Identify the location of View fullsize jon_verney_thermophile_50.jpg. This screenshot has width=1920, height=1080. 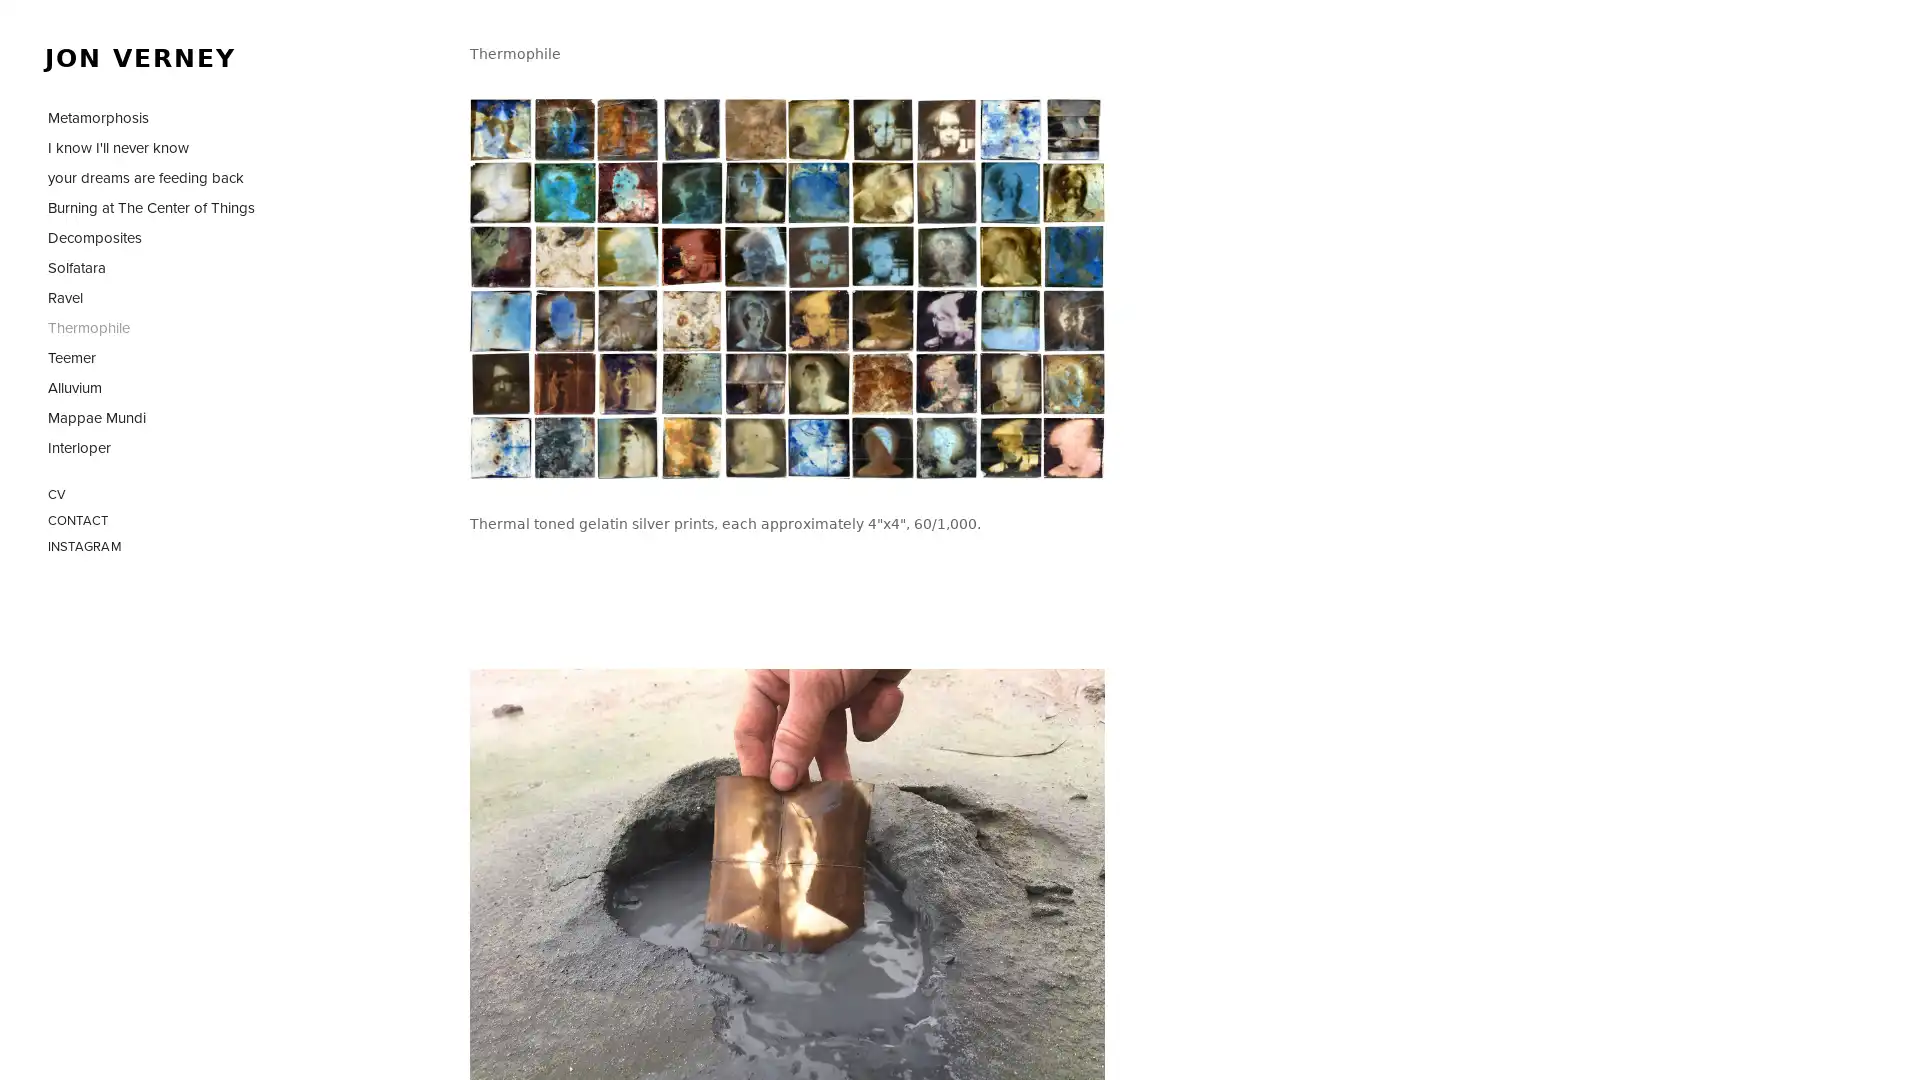
(819, 254).